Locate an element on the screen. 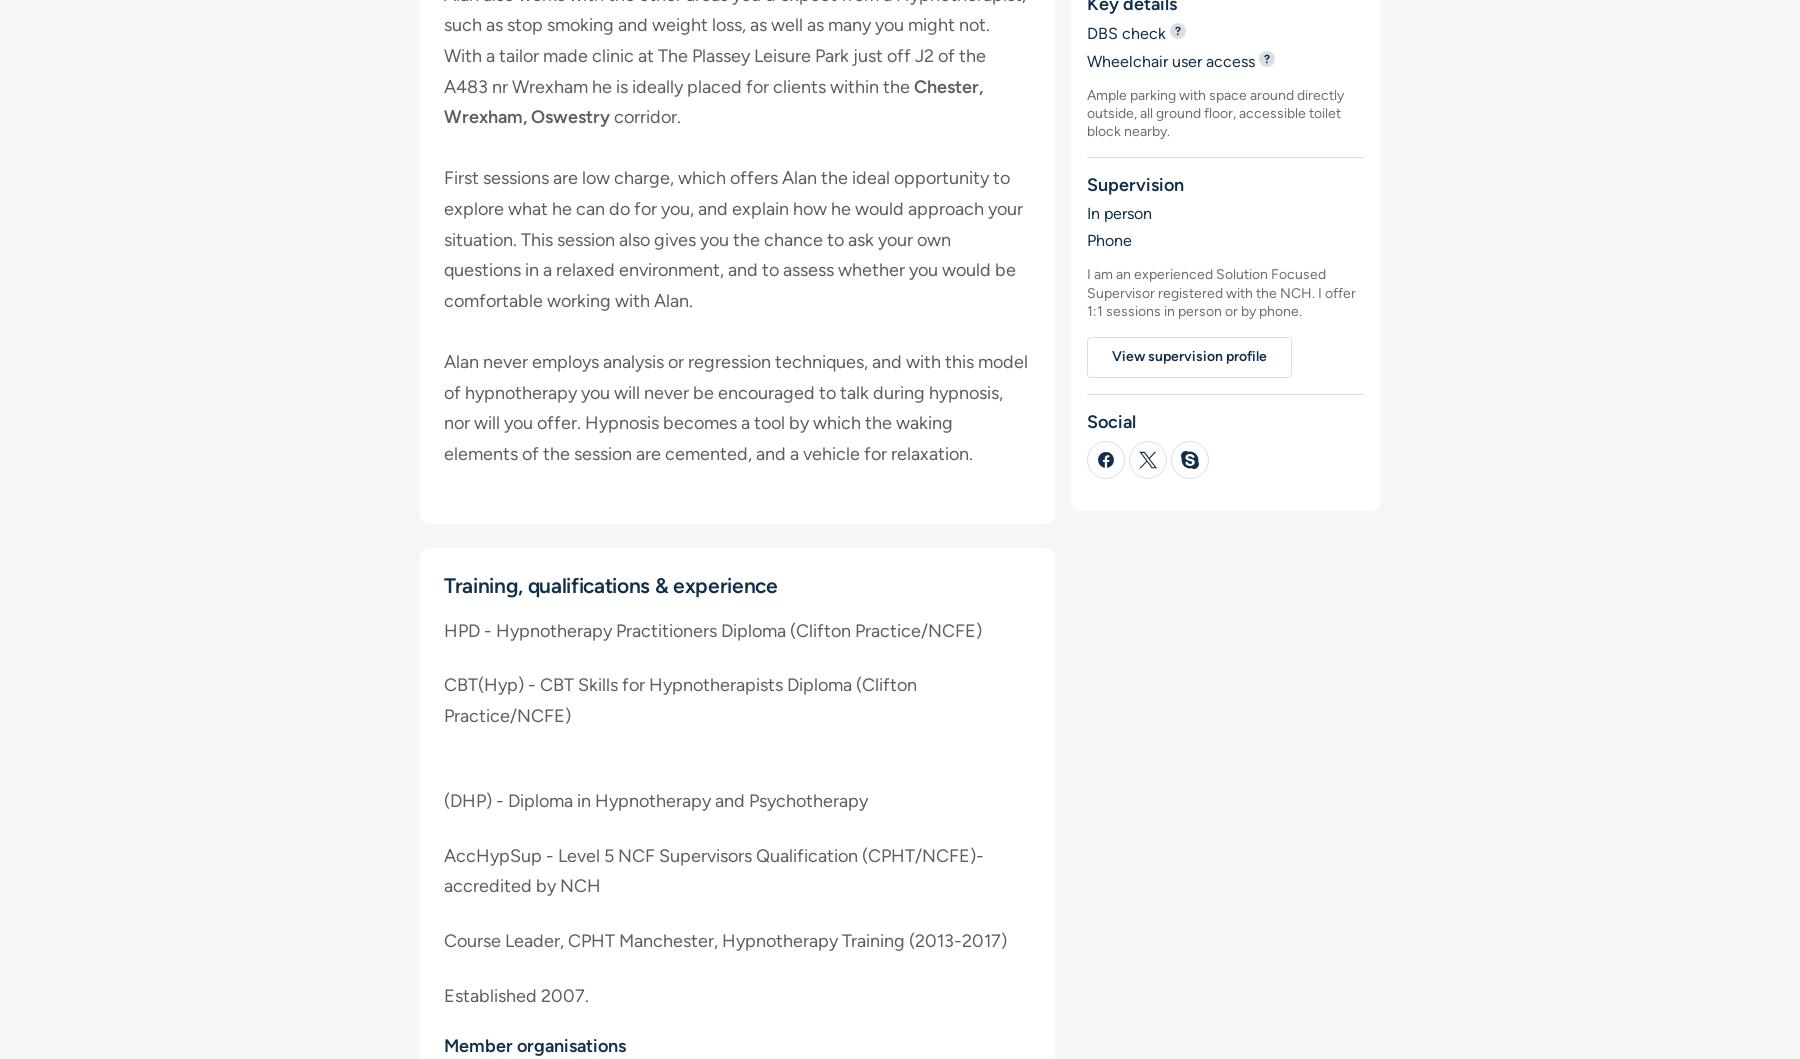 The height and width of the screenshot is (1059, 1800). 'Supervision' is located at coordinates (1133, 184).